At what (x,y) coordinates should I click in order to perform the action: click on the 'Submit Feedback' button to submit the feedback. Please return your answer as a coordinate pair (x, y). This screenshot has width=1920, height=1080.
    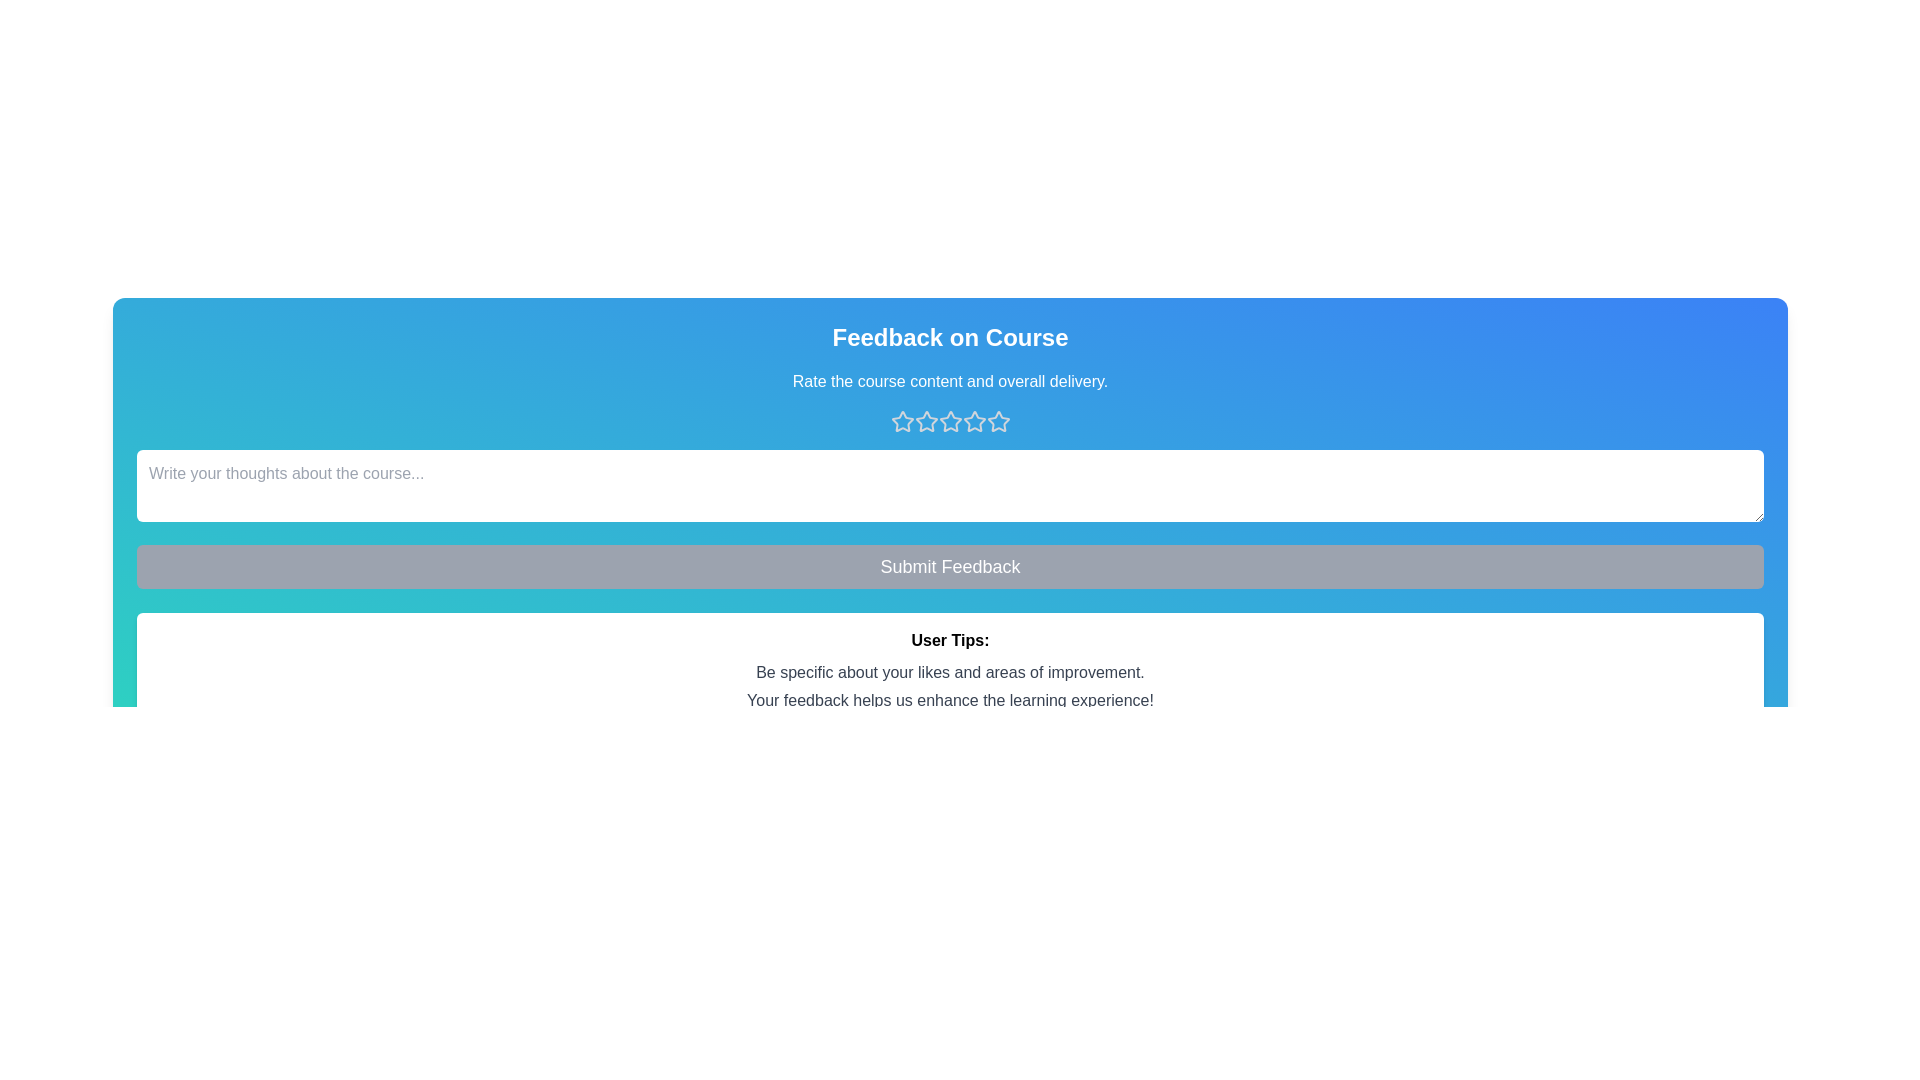
    Looking at the image, I should click on (949, 567).